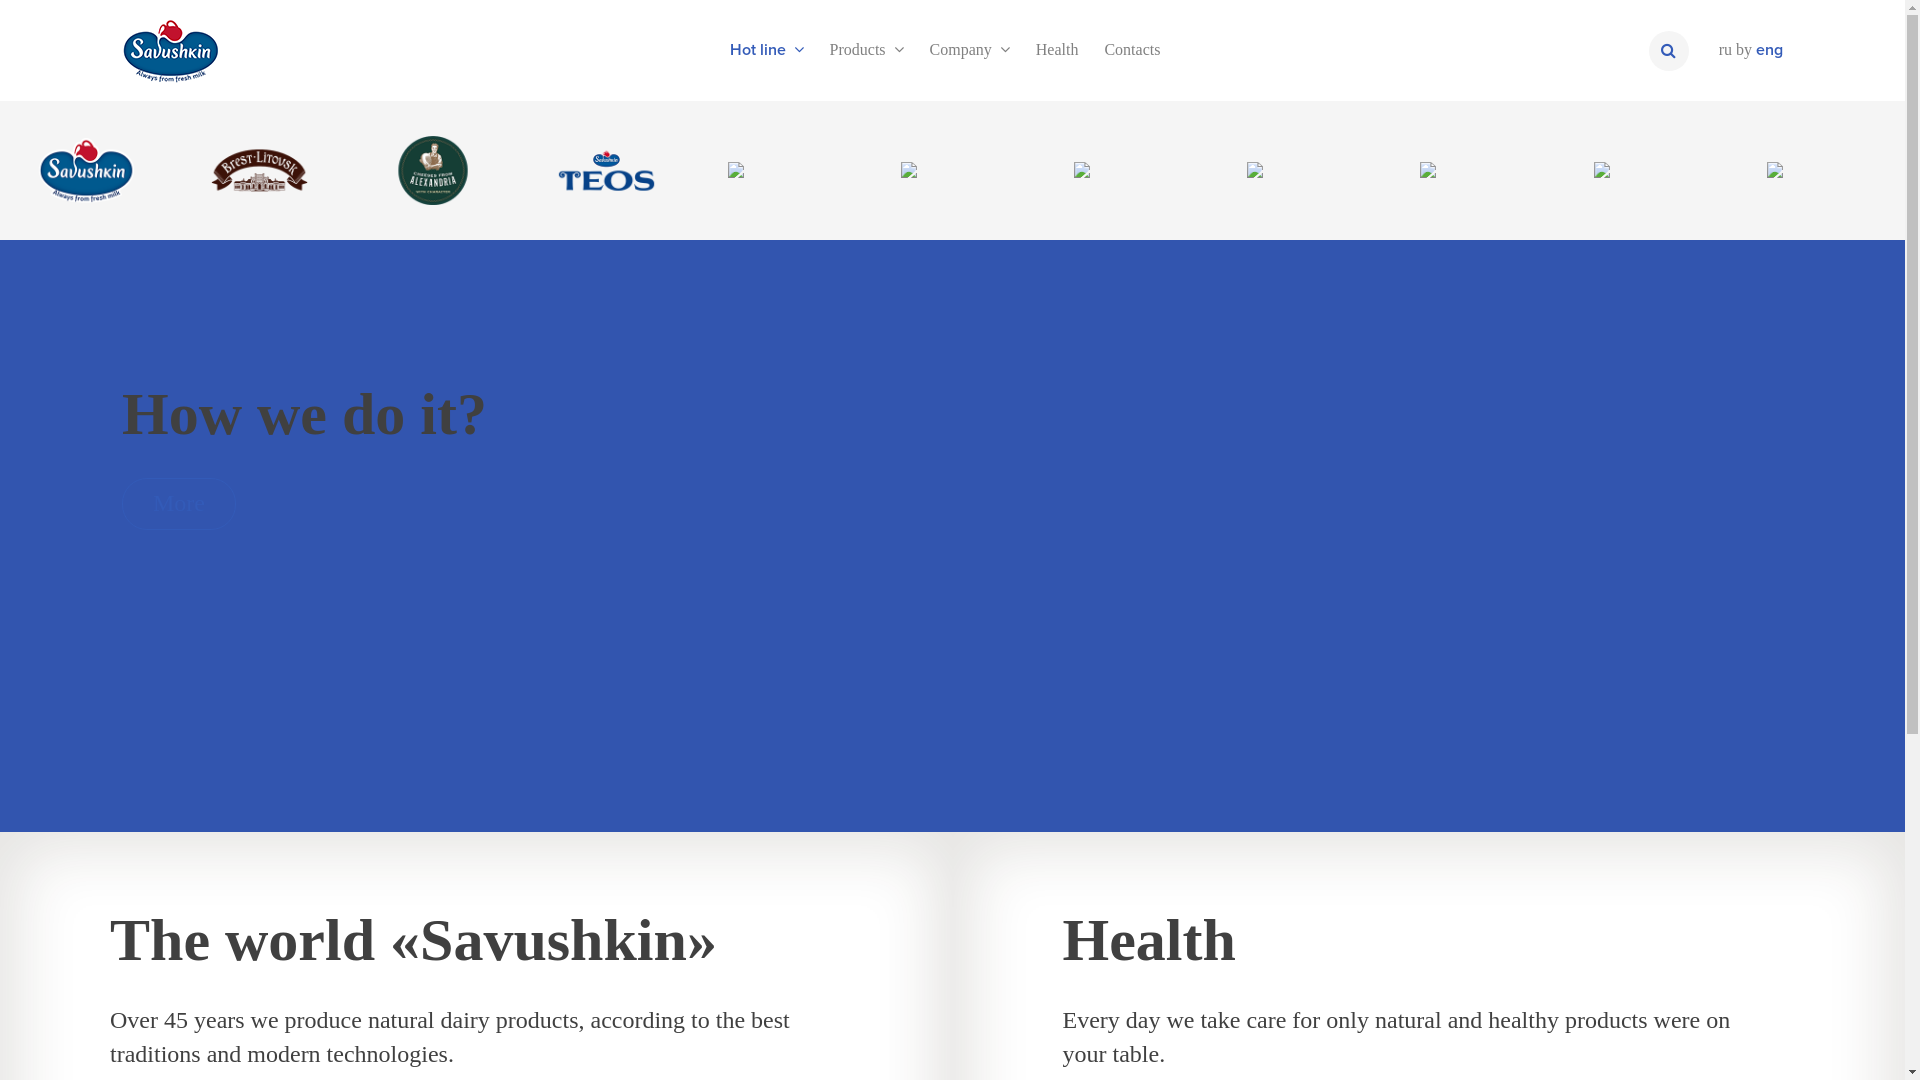 The width and height of the screenshot is (1920, 1080). I want to click on 'eng', so click(1769, 49).